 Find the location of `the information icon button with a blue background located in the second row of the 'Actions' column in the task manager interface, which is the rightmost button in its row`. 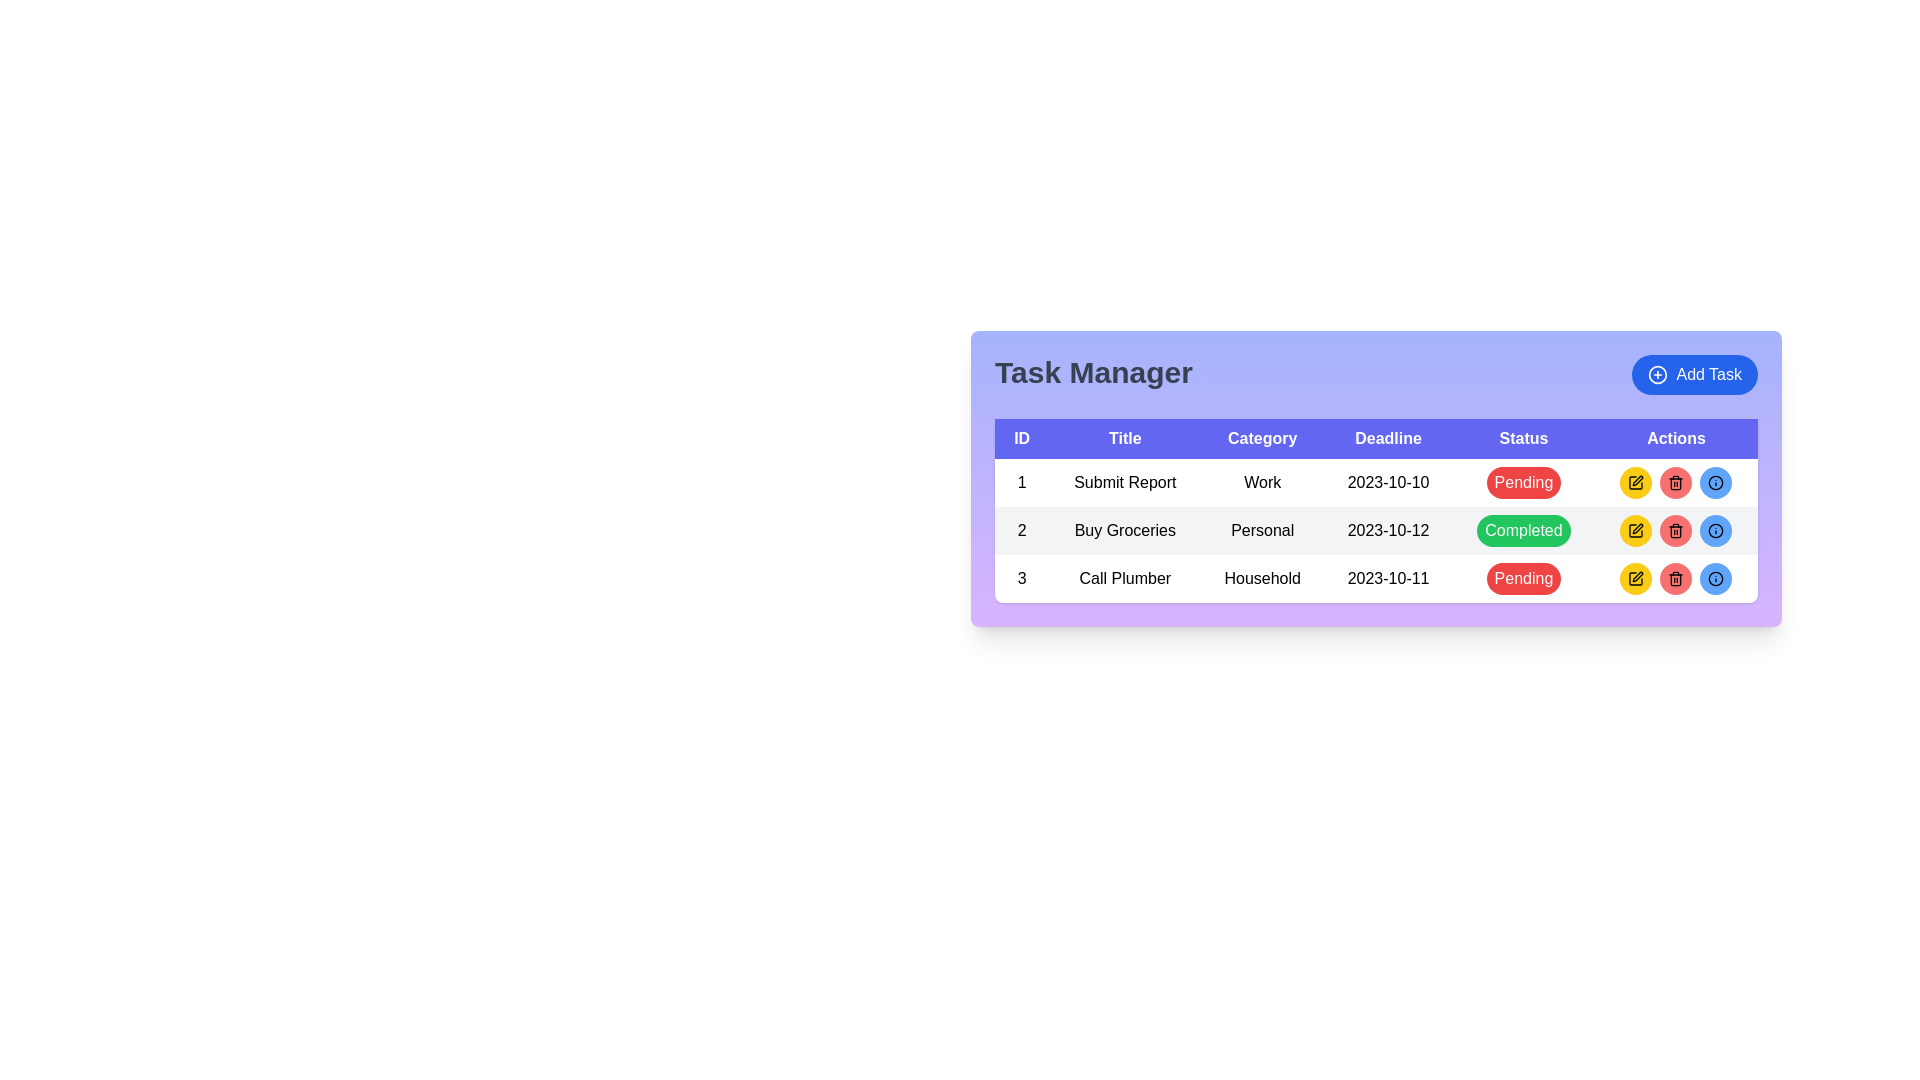

the information icon button with a blue background located in the second row of the 'Actions' column in the task manager interface, which is the rightmost button in its row is located at coordinates (1715, 530).